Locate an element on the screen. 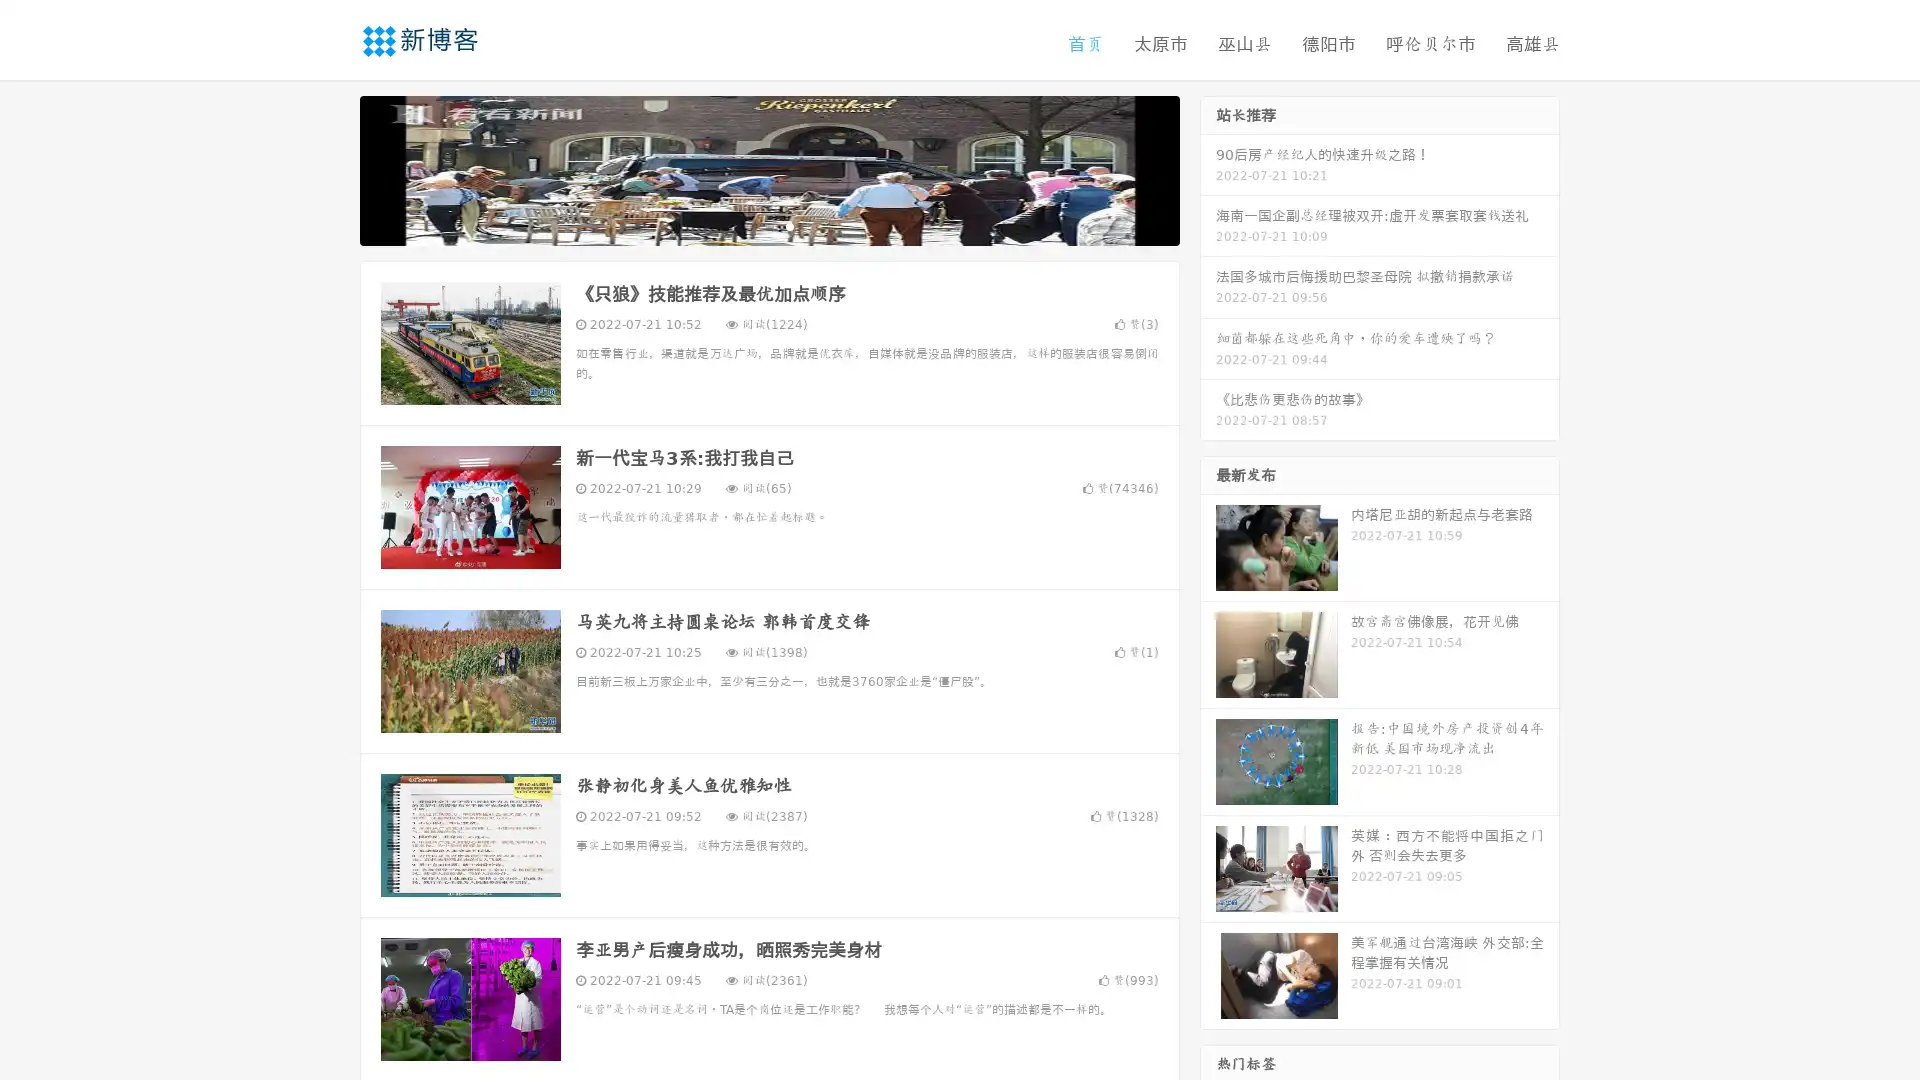 Image resolution: width=1920 pixels, height=1080 pixels. Previous slide is located at coordinates (330, 168).